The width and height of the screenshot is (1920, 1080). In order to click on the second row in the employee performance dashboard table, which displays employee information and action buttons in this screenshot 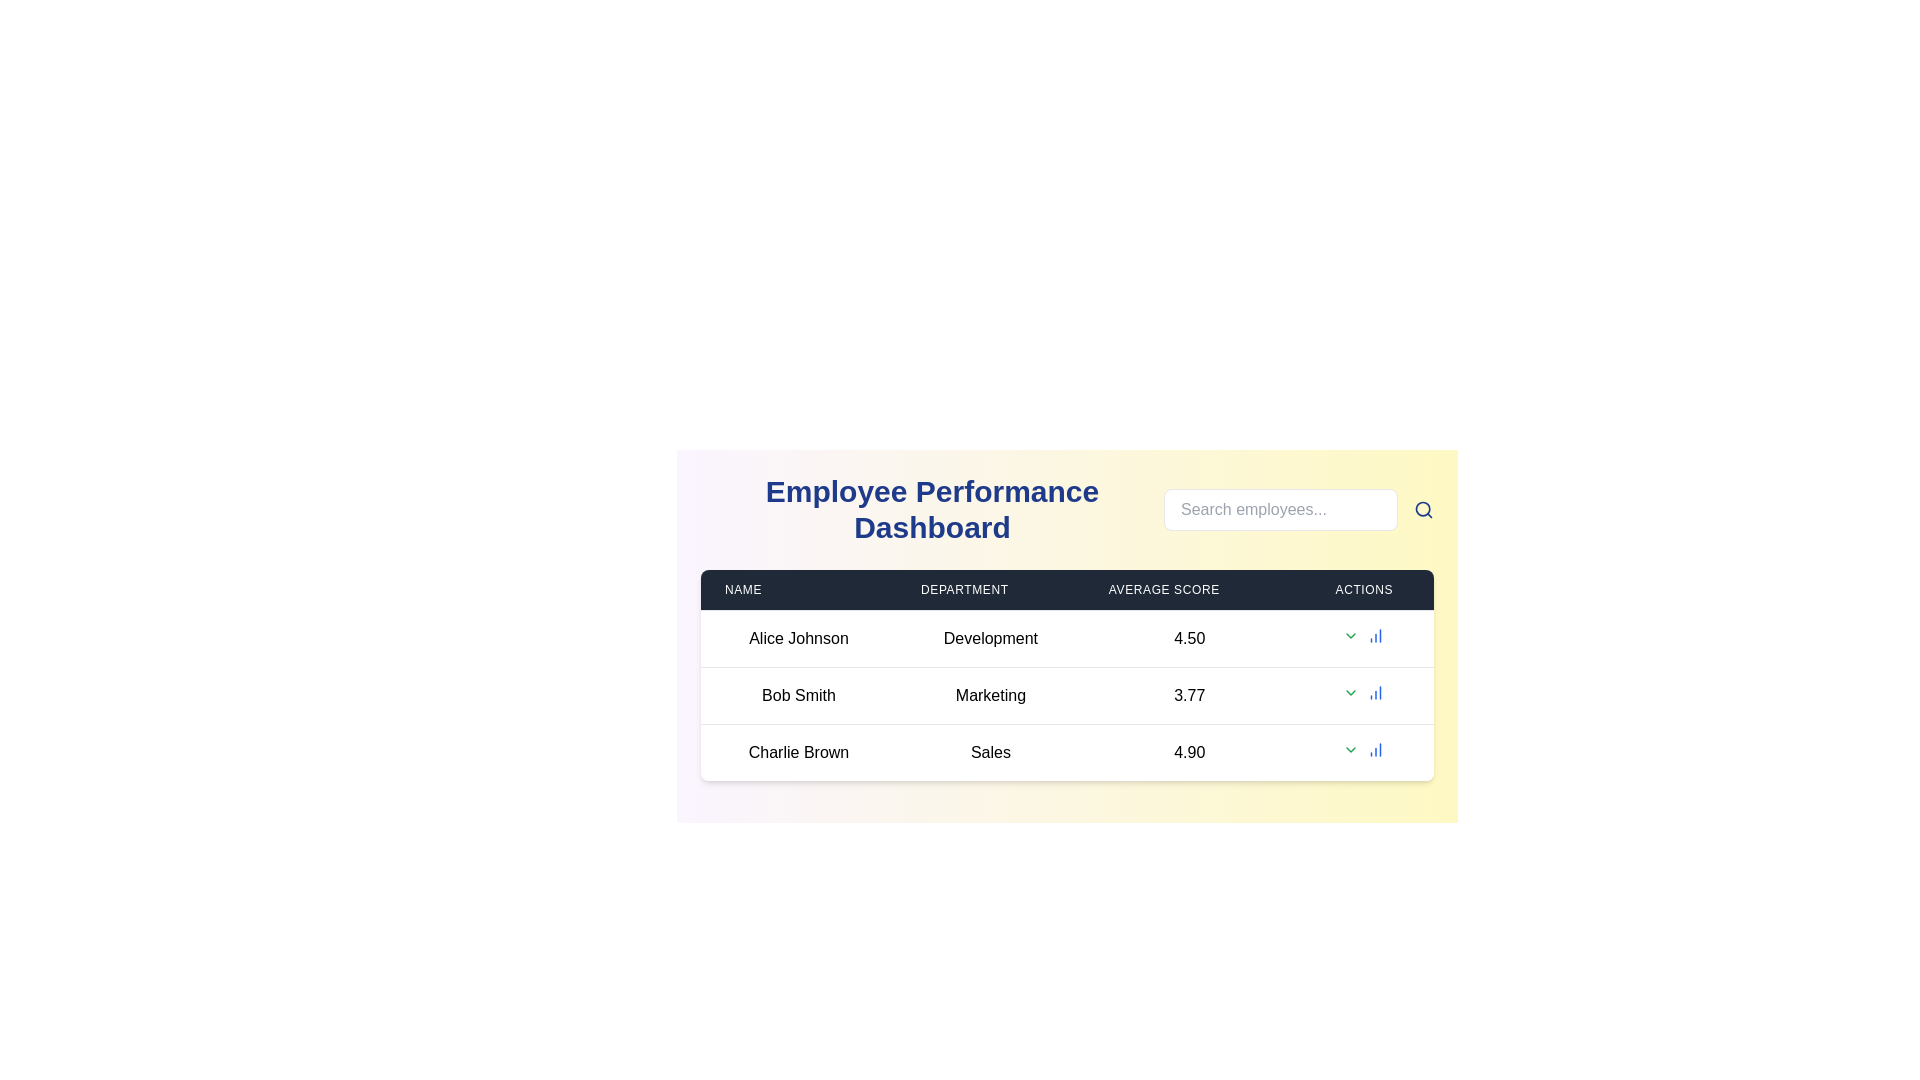, I will do `click(1066, 694)`.